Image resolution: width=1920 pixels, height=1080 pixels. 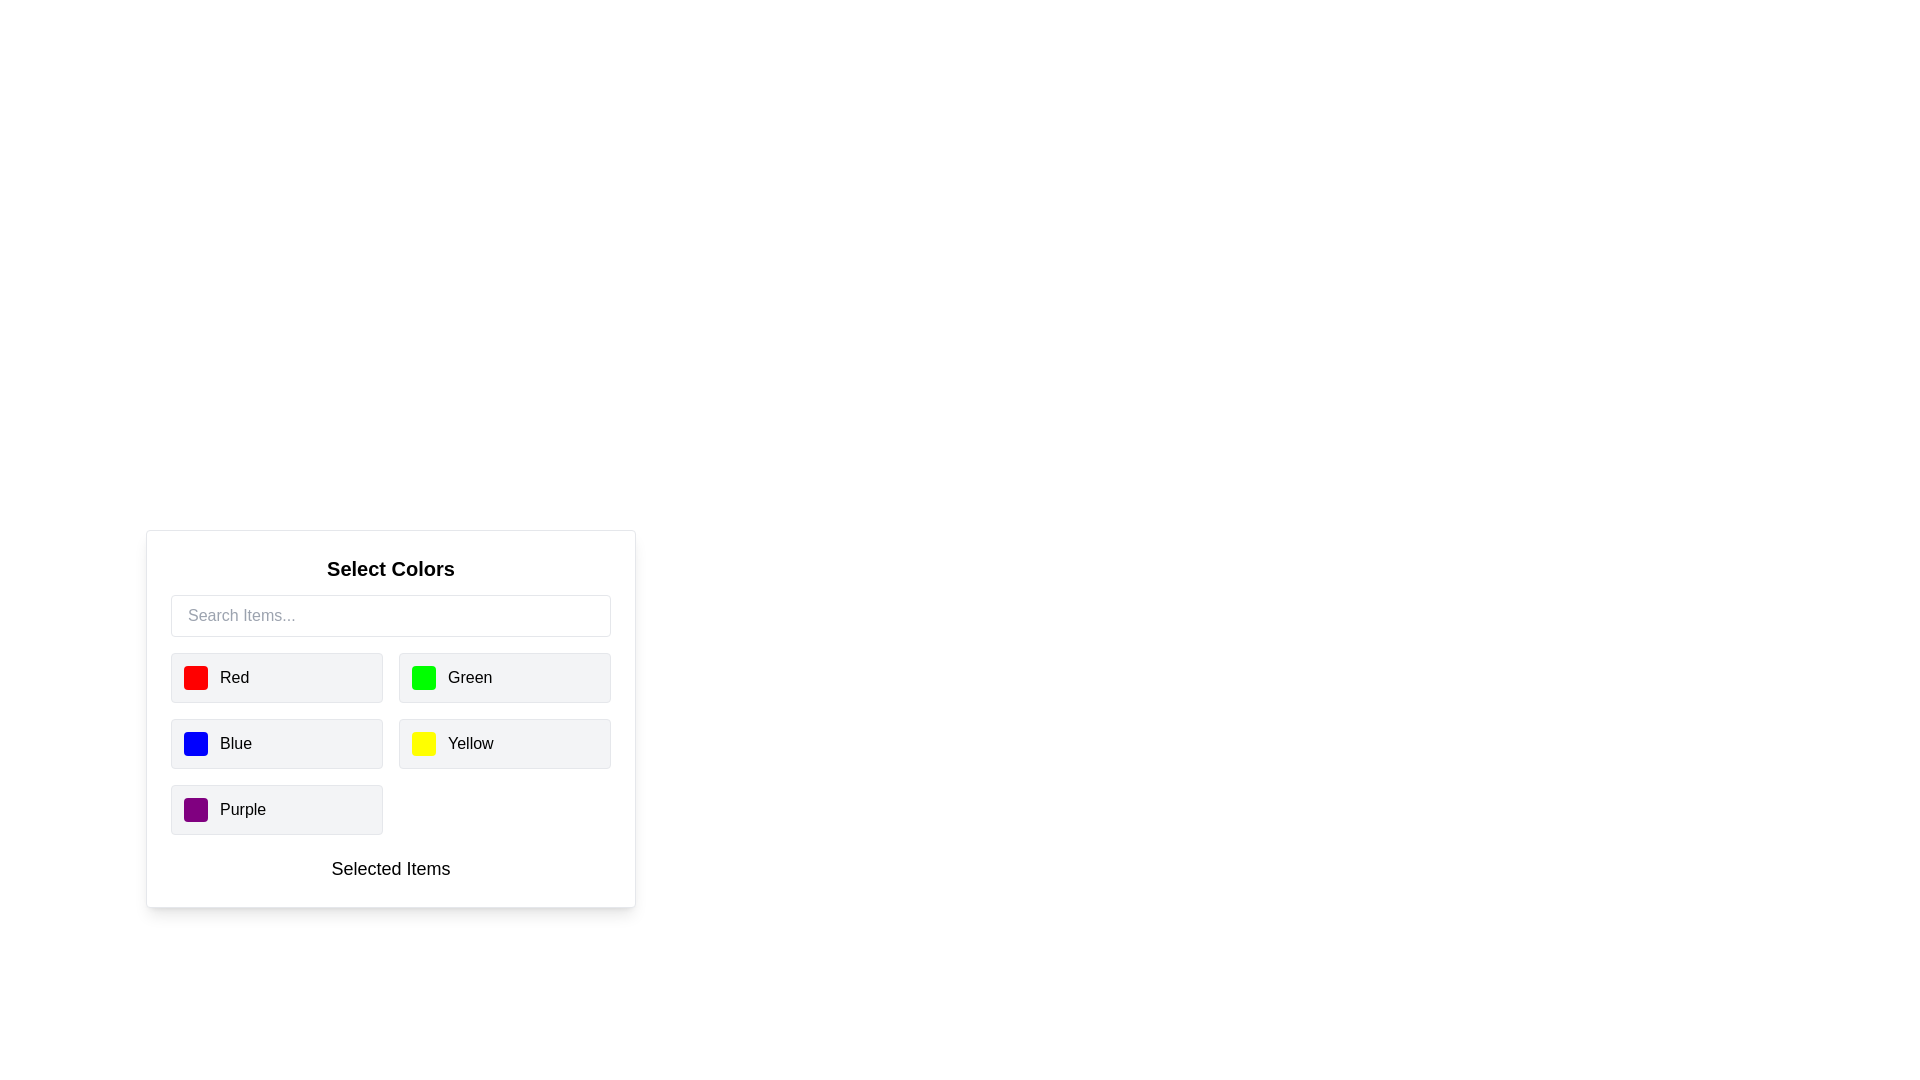 What do you see at coordinates (276, 744) in the screenshot?
I see `the selectable color option labeled 'Blue' located in the third row, first column of the 'Select Colors' grid, positioned below 'Red' and to the left of 'Yellow'` at bounding box center [276, 744].